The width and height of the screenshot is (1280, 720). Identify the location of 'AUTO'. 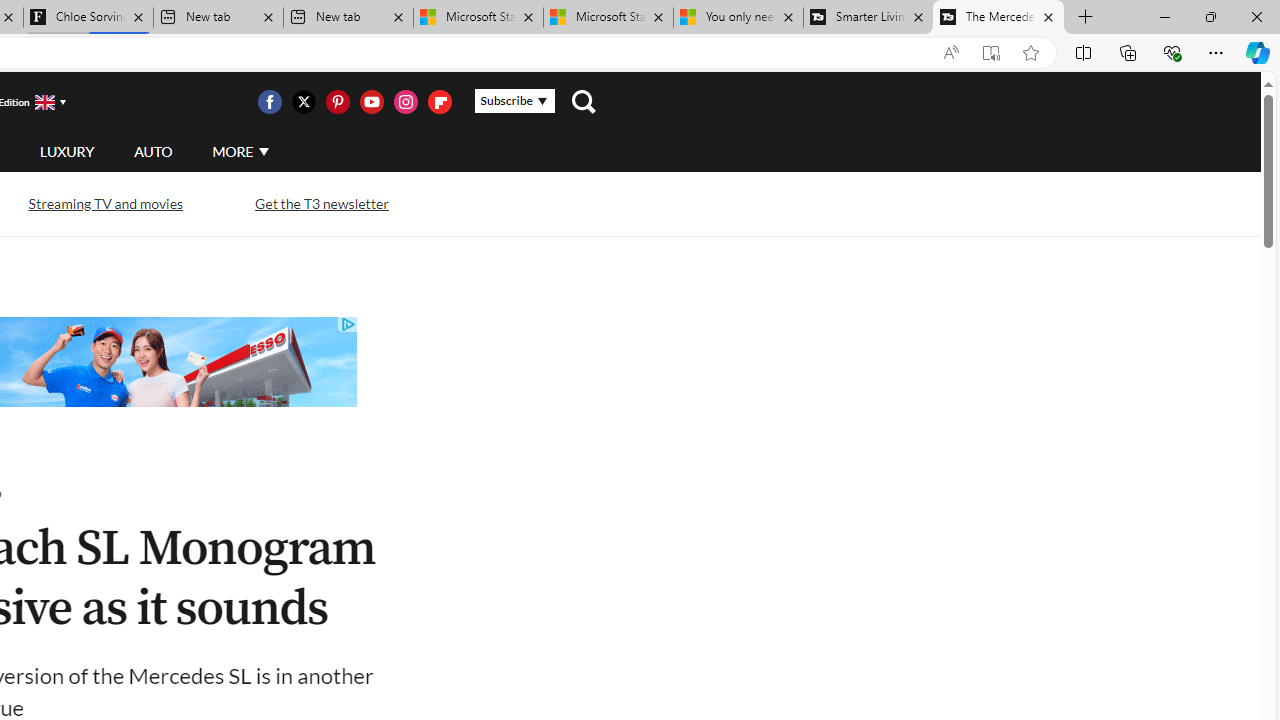
(152, 150).